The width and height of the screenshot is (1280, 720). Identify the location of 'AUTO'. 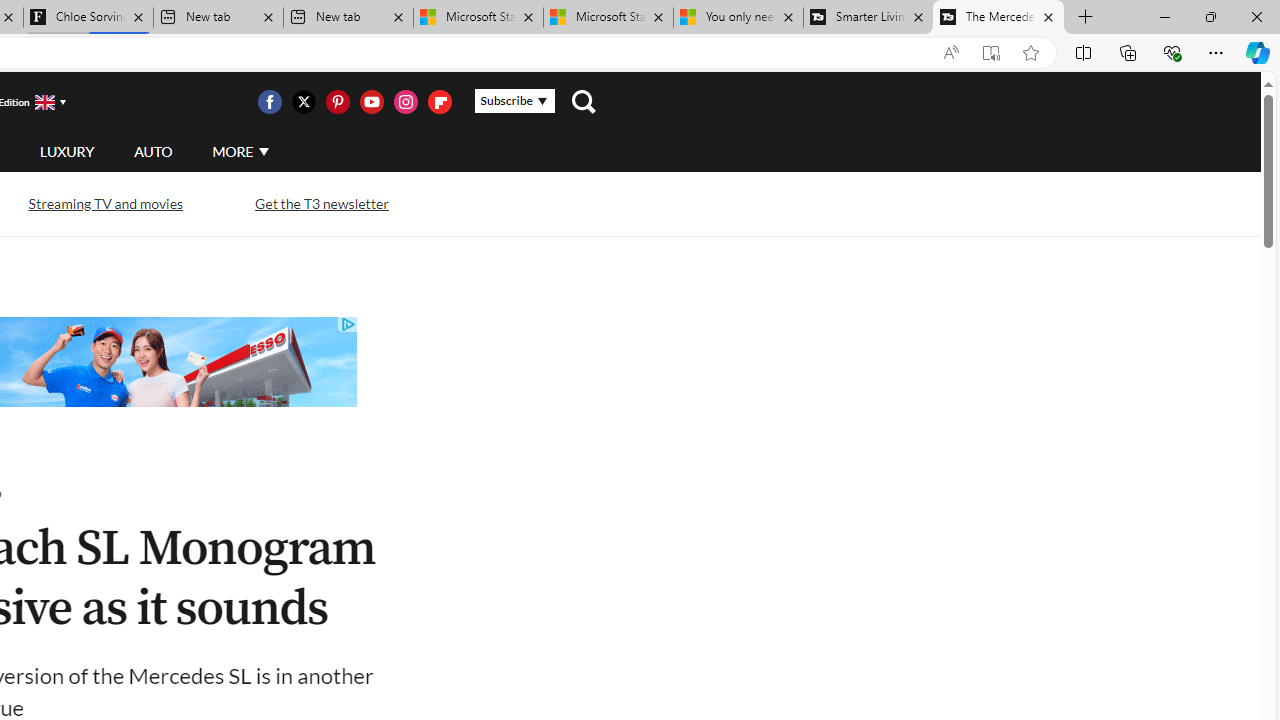
(152, 150).